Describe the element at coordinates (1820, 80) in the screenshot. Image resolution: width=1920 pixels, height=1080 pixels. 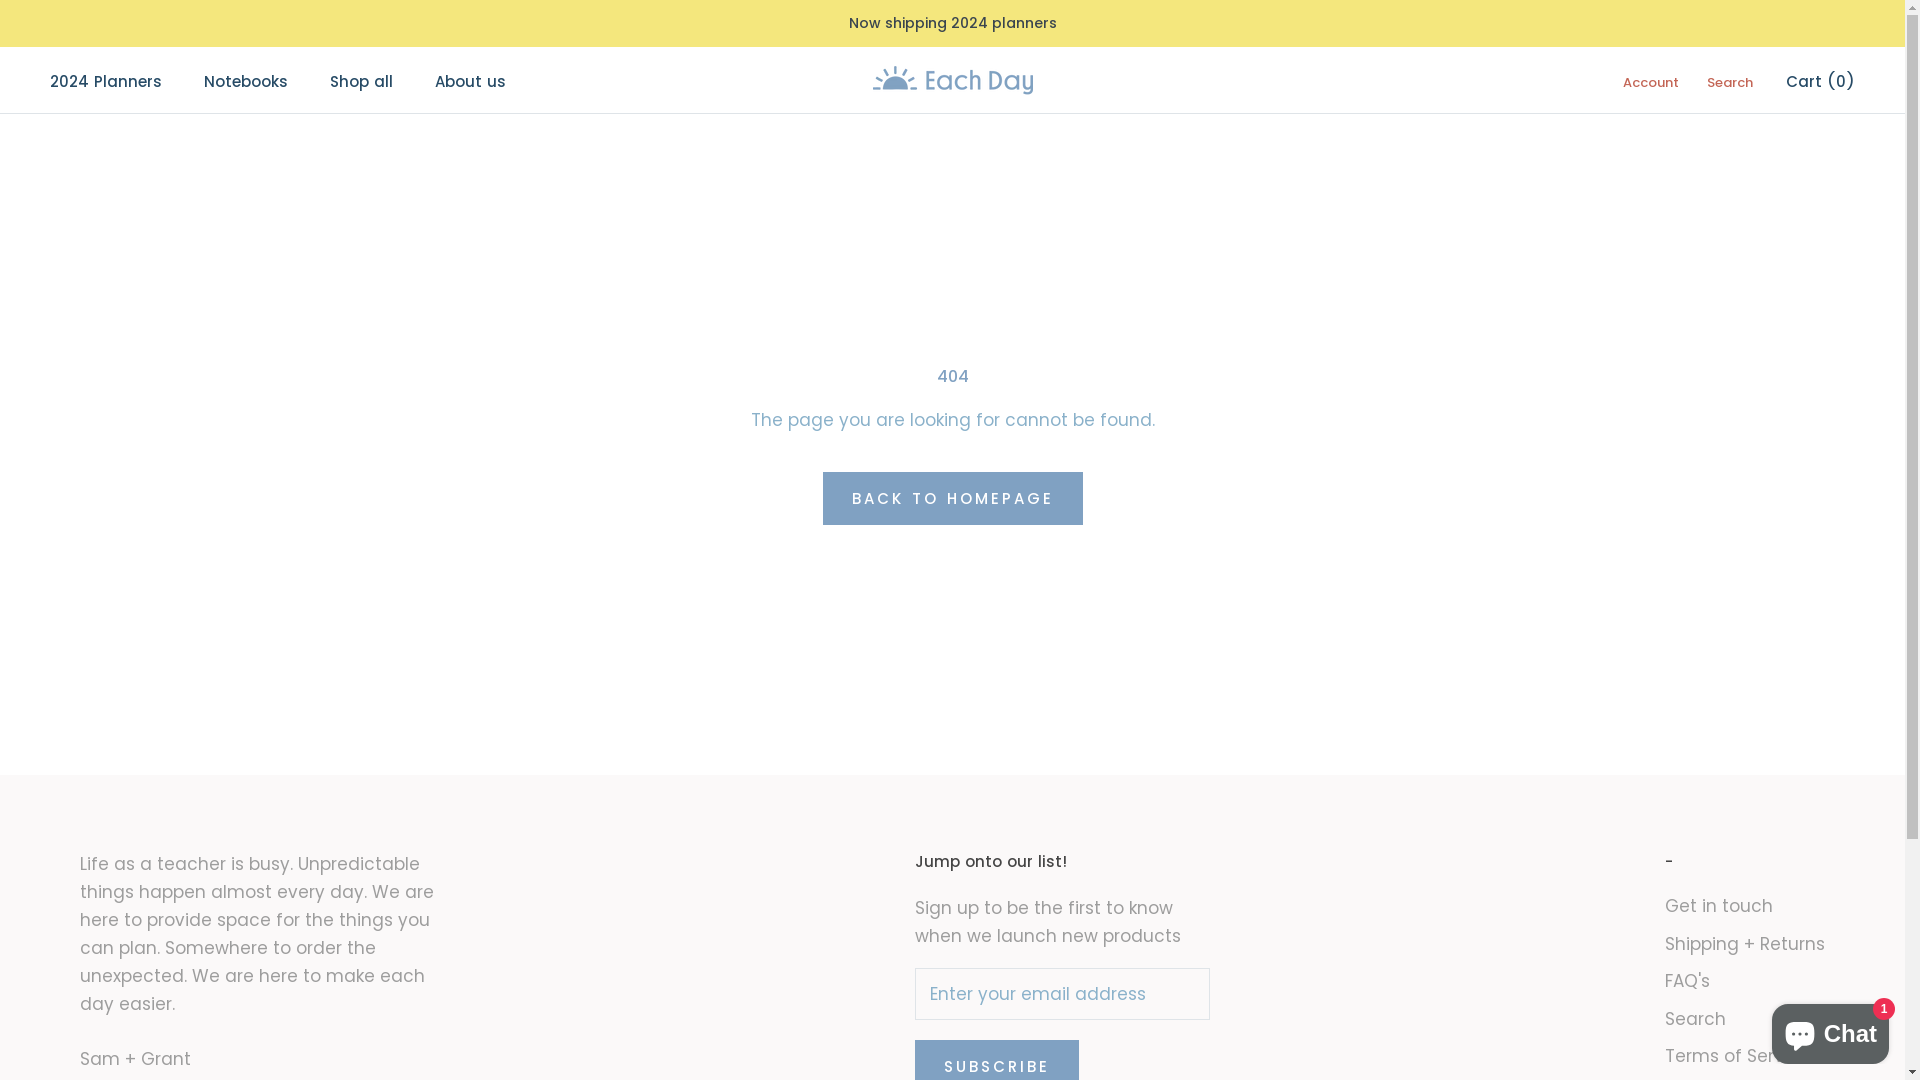
I see `'Cart (0)'` at that location.